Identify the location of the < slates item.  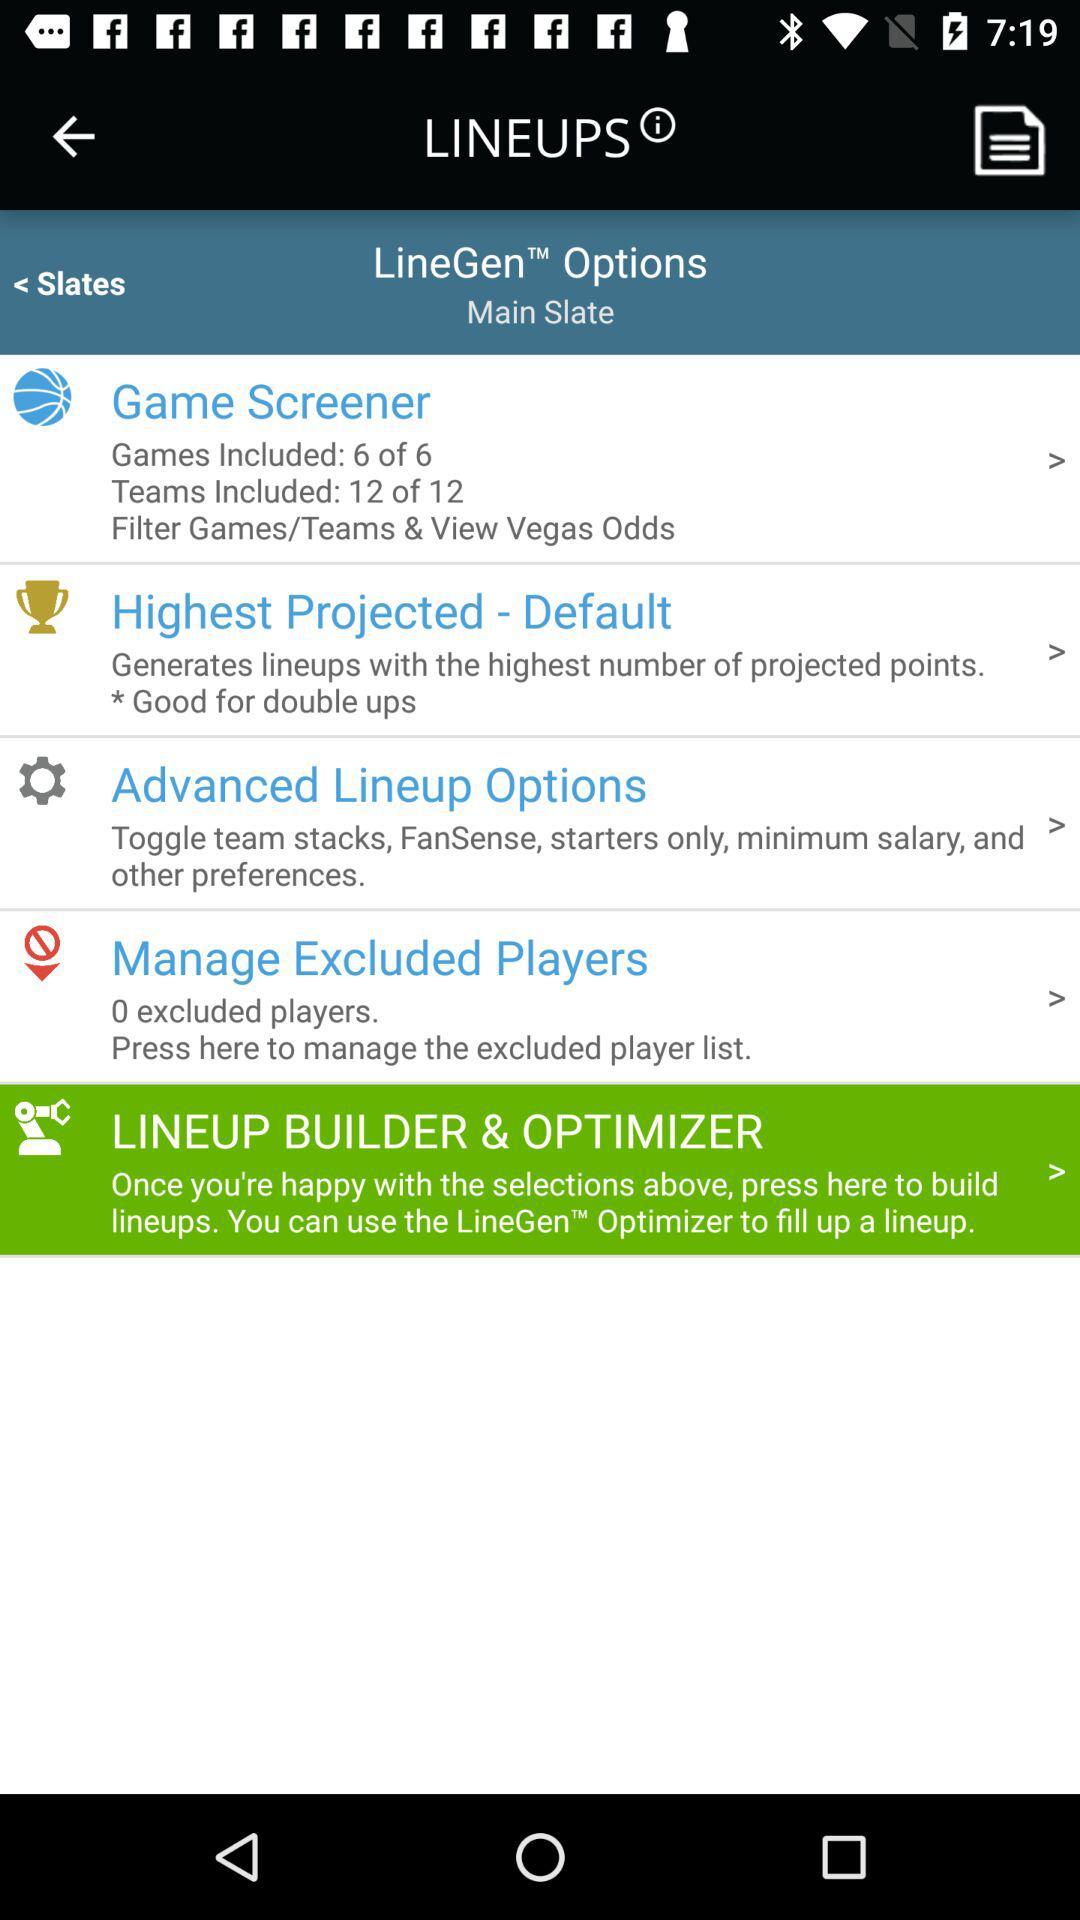
(108, 281).